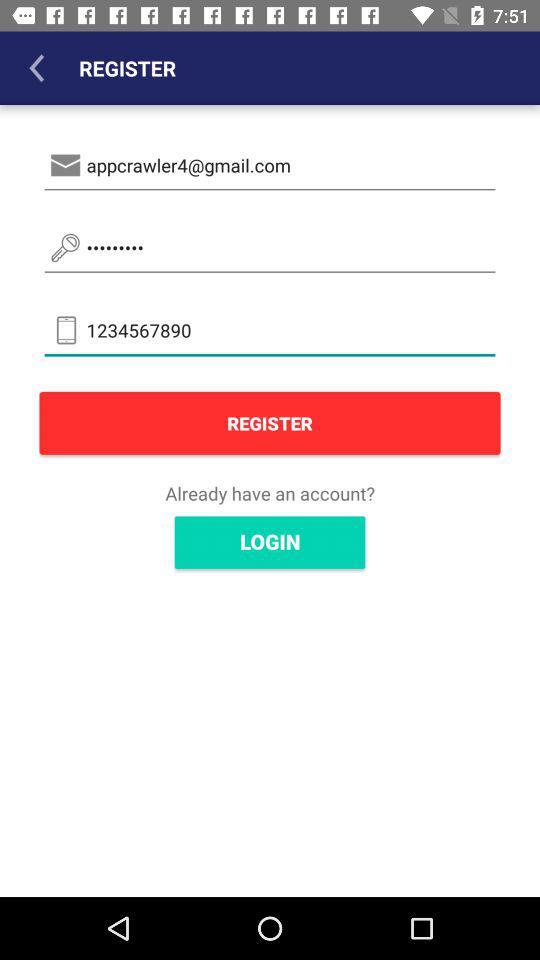 The height and width of the screenshot is (960, 540). Describe the element at coordinates (270, 542) in the screenshot. I see `the login` at that location.